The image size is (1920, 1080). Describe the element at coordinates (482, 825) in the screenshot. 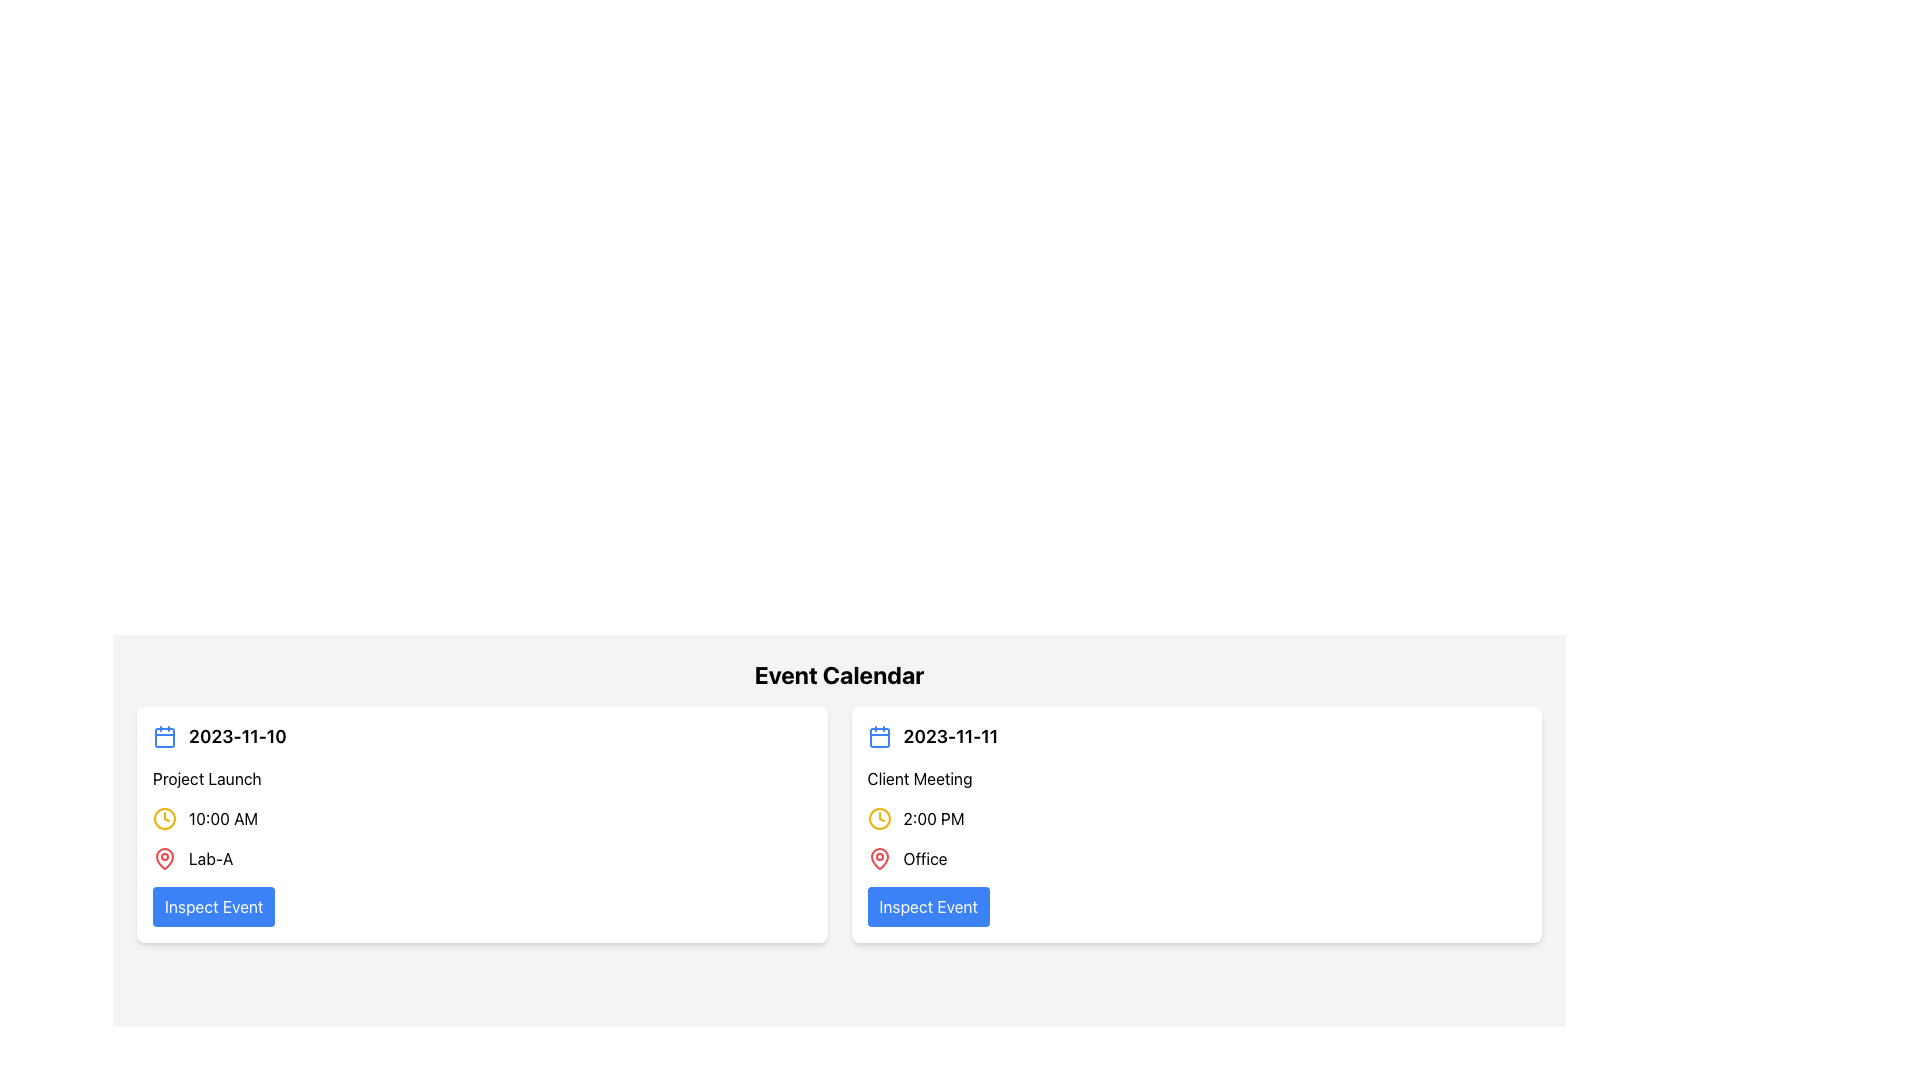

I see `event details from the first card in the two-column grid layout, which displays the date, title, time, location, and an action button for more information` at that location.